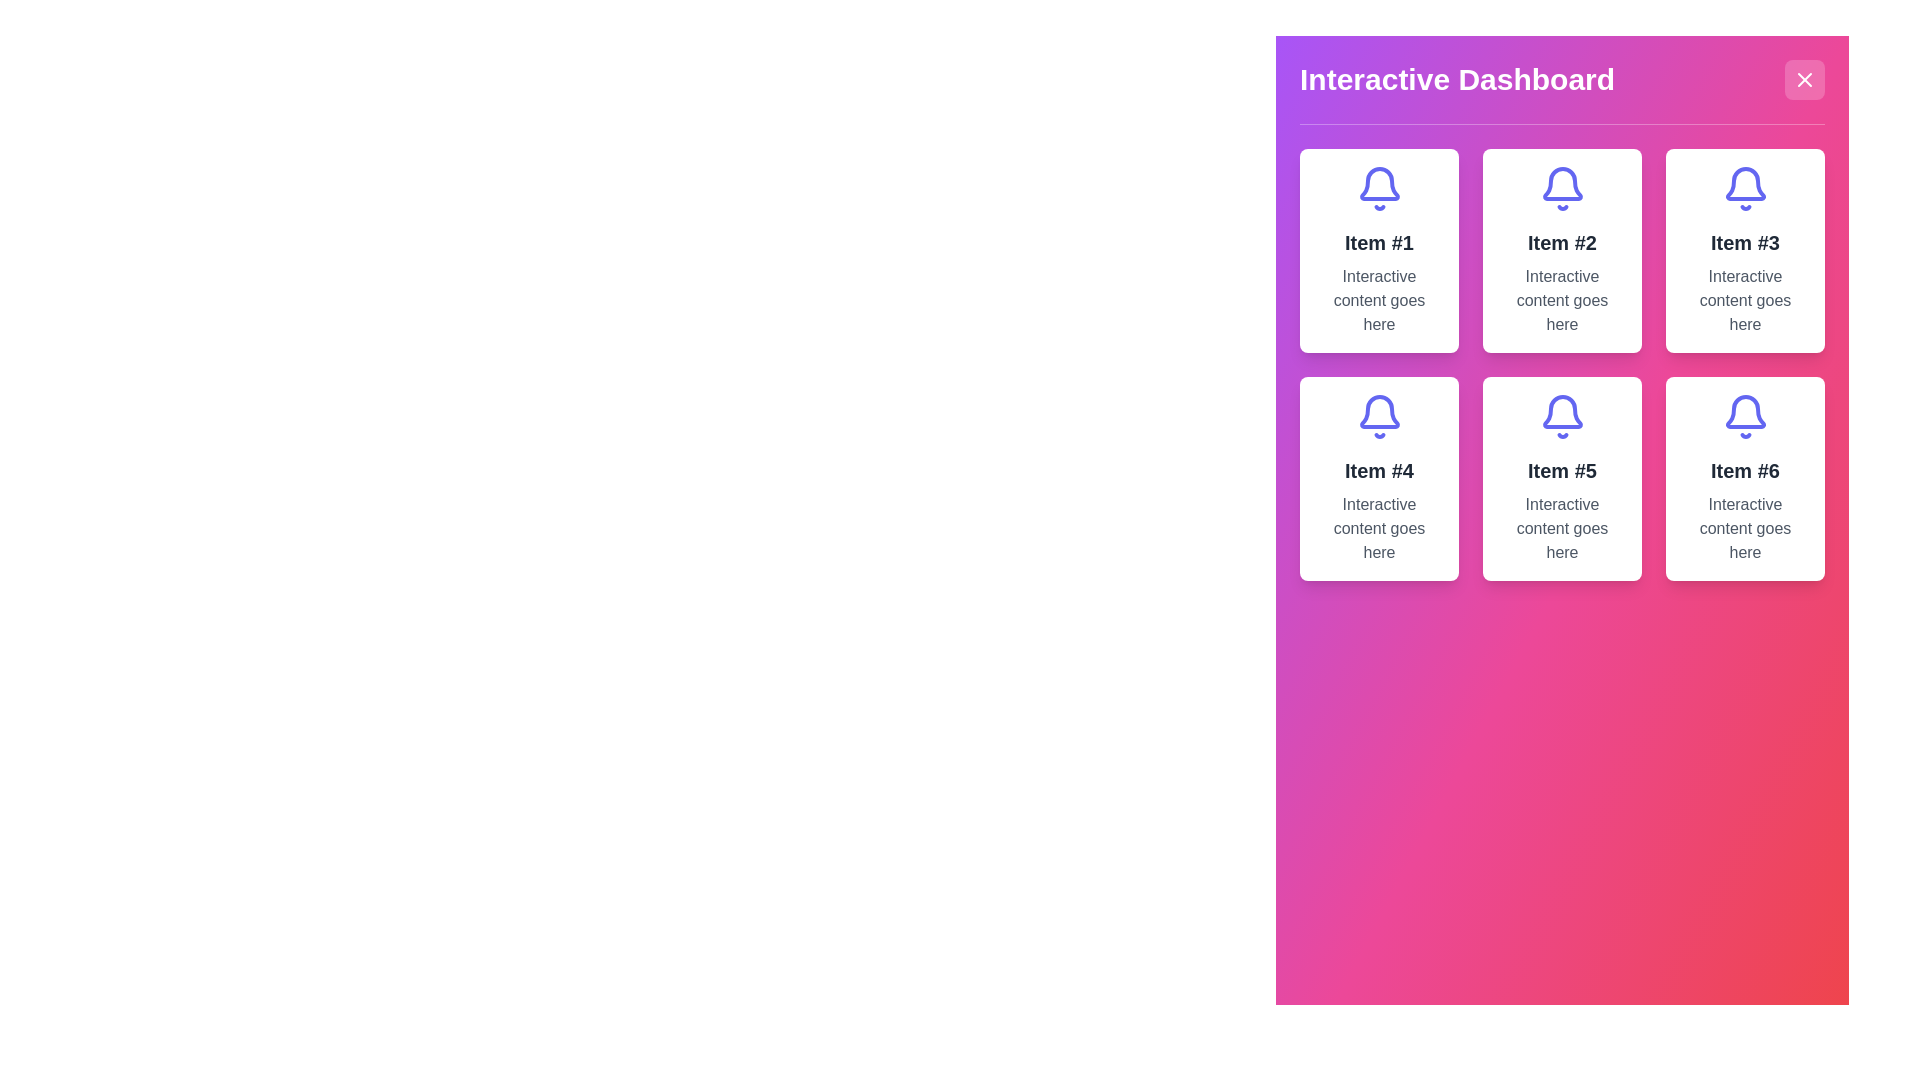  What do you see at coordinates (1561, 411) in the screenshot?
I see `the bell-shaped icon with an indigo stroke, located within the 'Item #5' card in the interactive dashboard modal` at bounding box center [1561, 411].